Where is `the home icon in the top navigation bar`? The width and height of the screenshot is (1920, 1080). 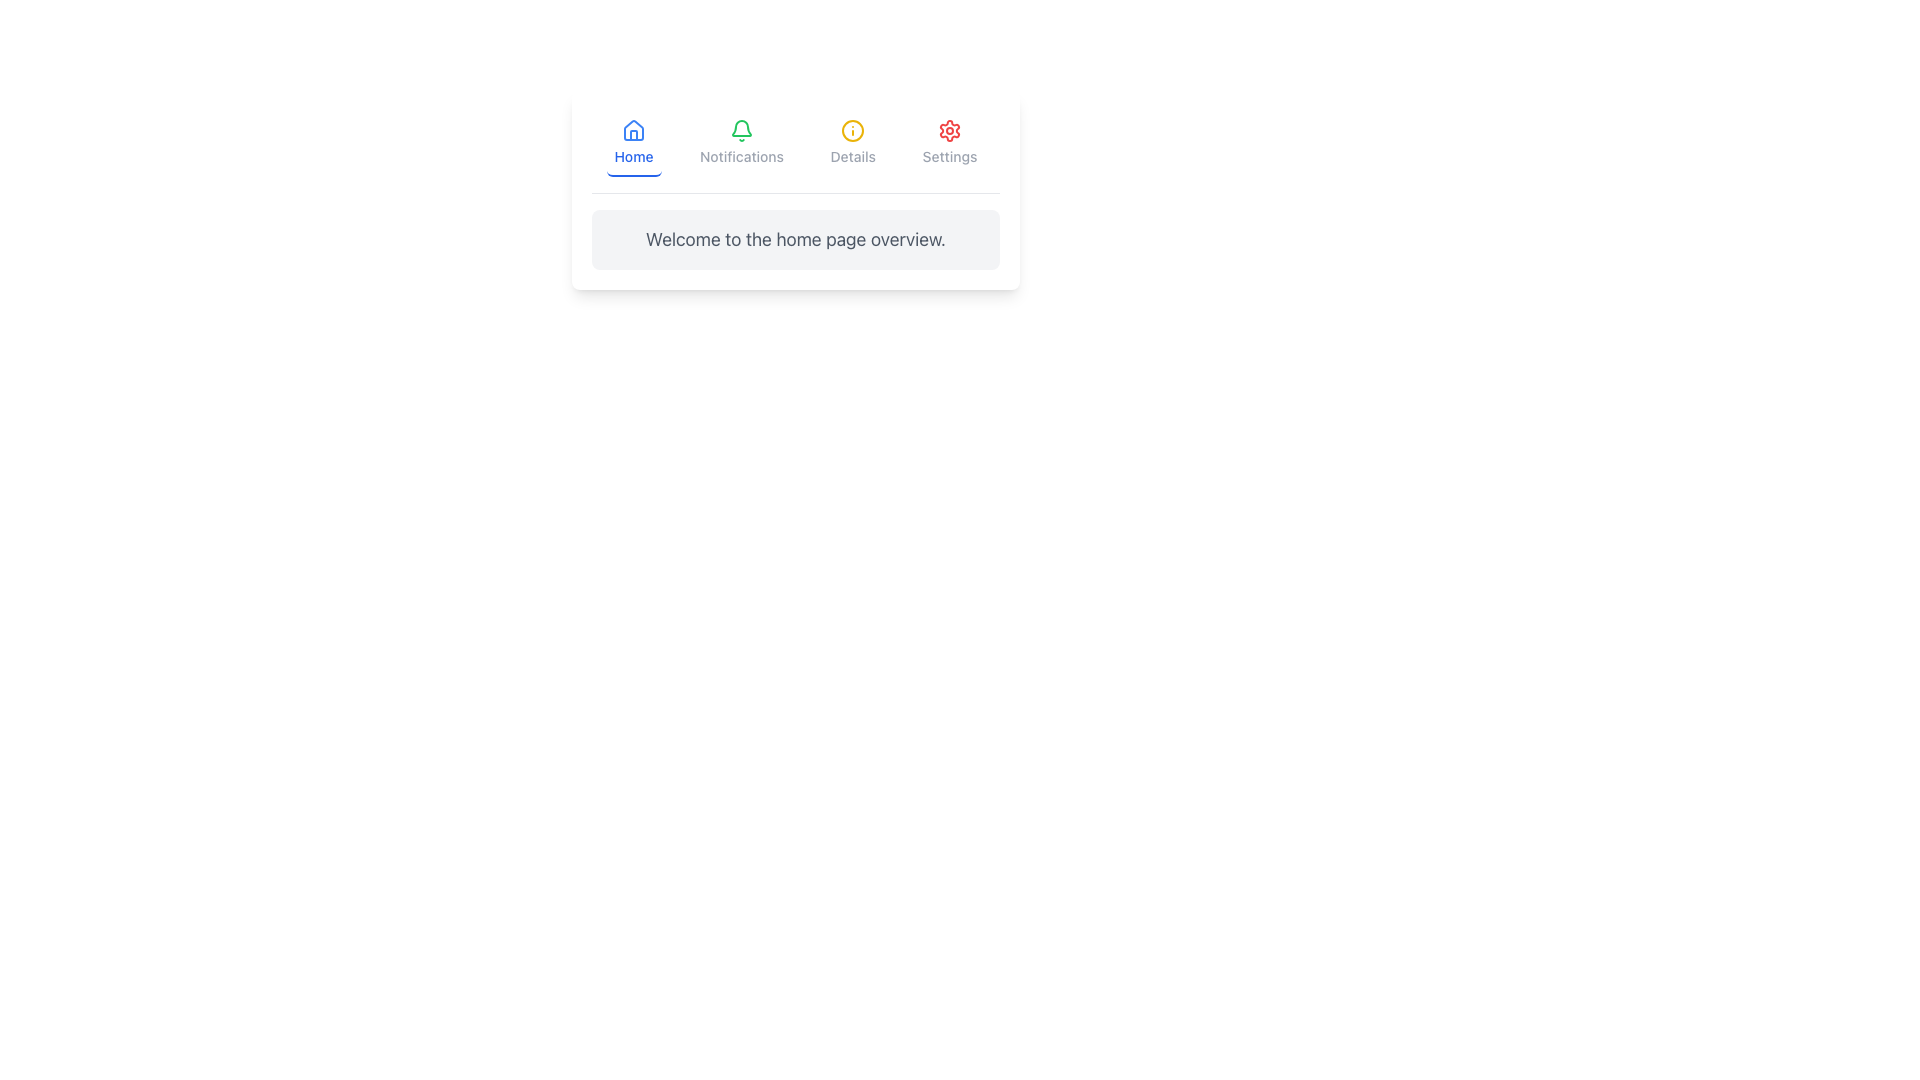
the home icon in the top navigation bar is located at coordinates (632, 131).